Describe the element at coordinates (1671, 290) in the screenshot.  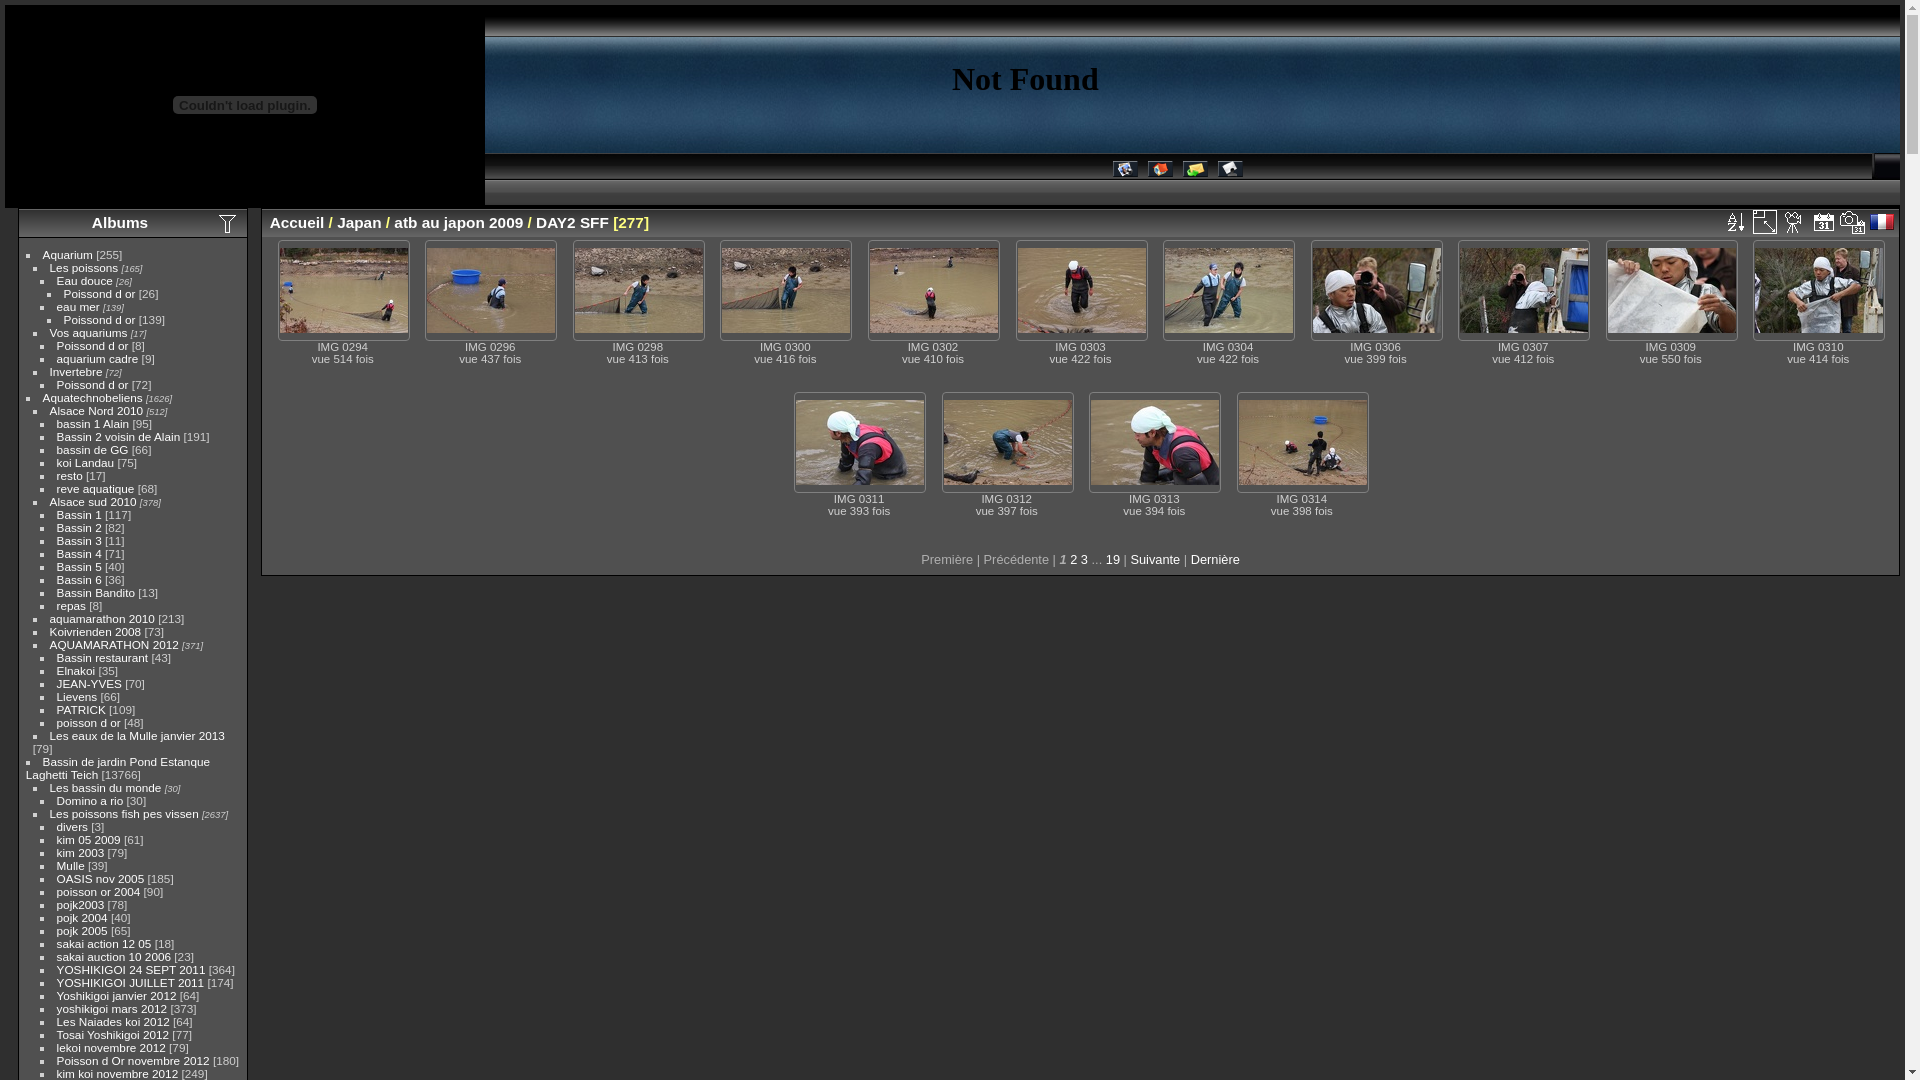
I see `'IMG 0309 (550 visites)'` at that location.